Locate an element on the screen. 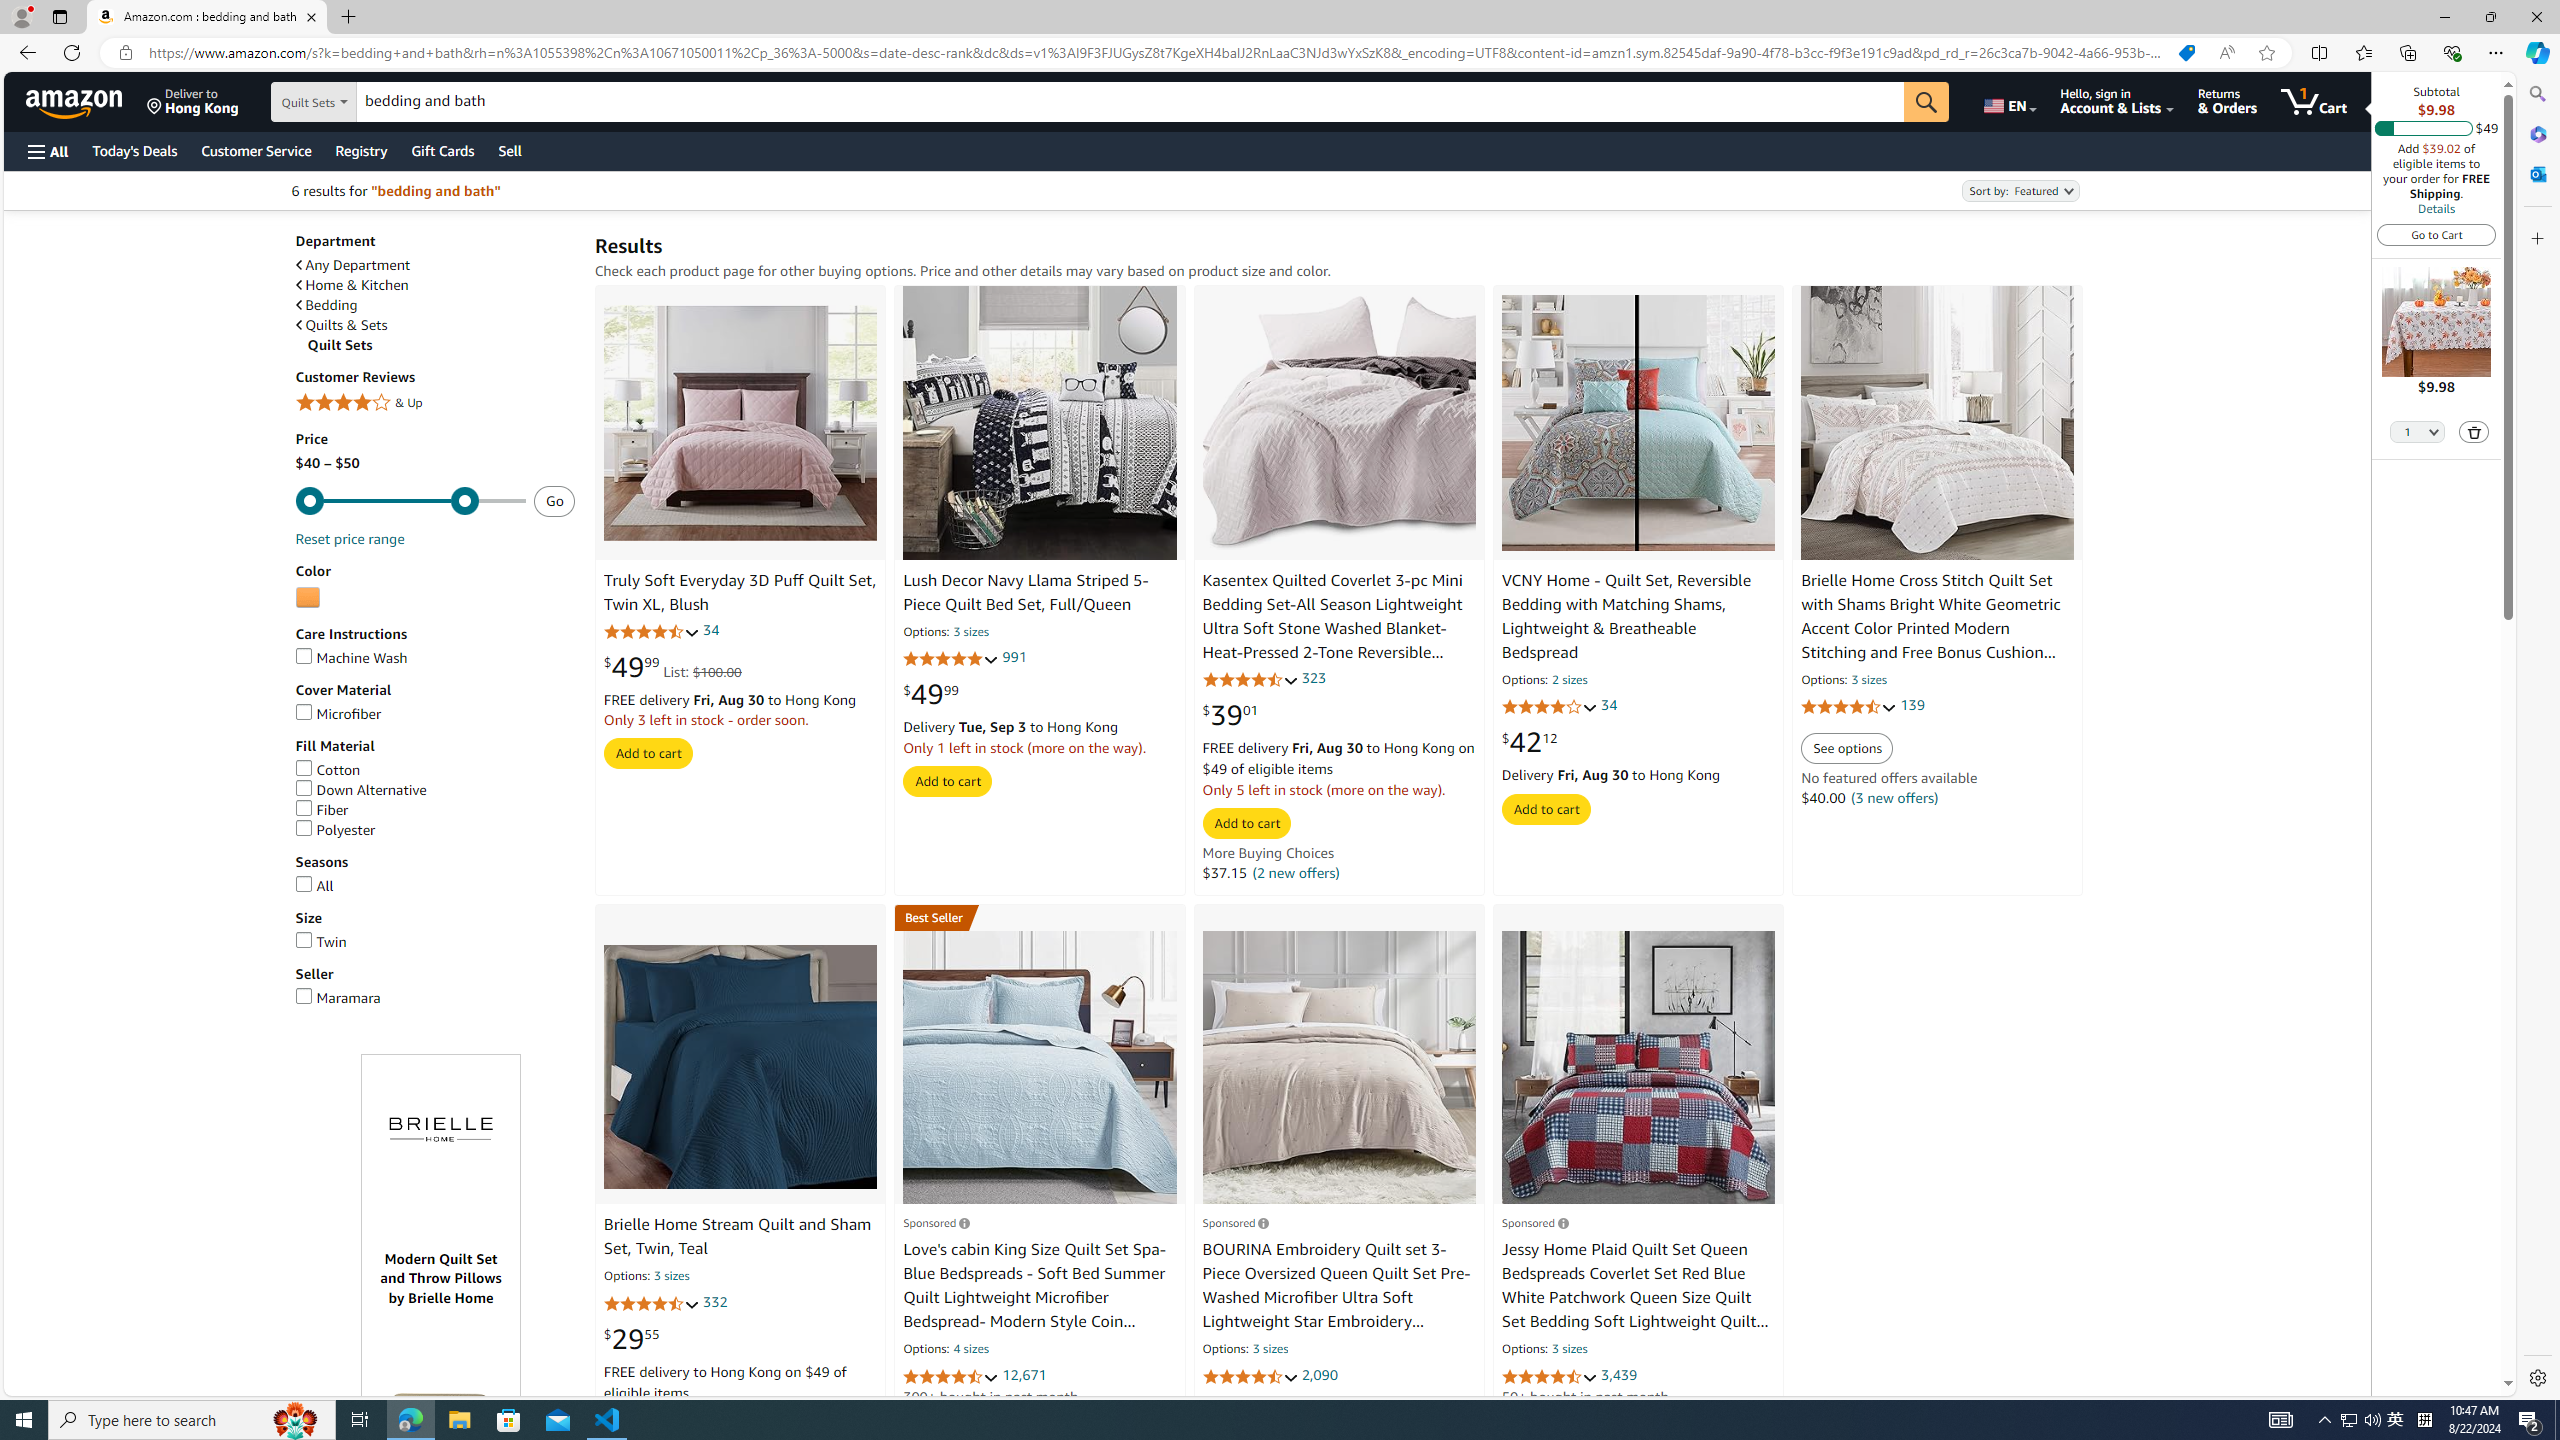 This screenshot has width=2560, height=1440. 'Search Amazon' is located at coordinates (1129, 102).